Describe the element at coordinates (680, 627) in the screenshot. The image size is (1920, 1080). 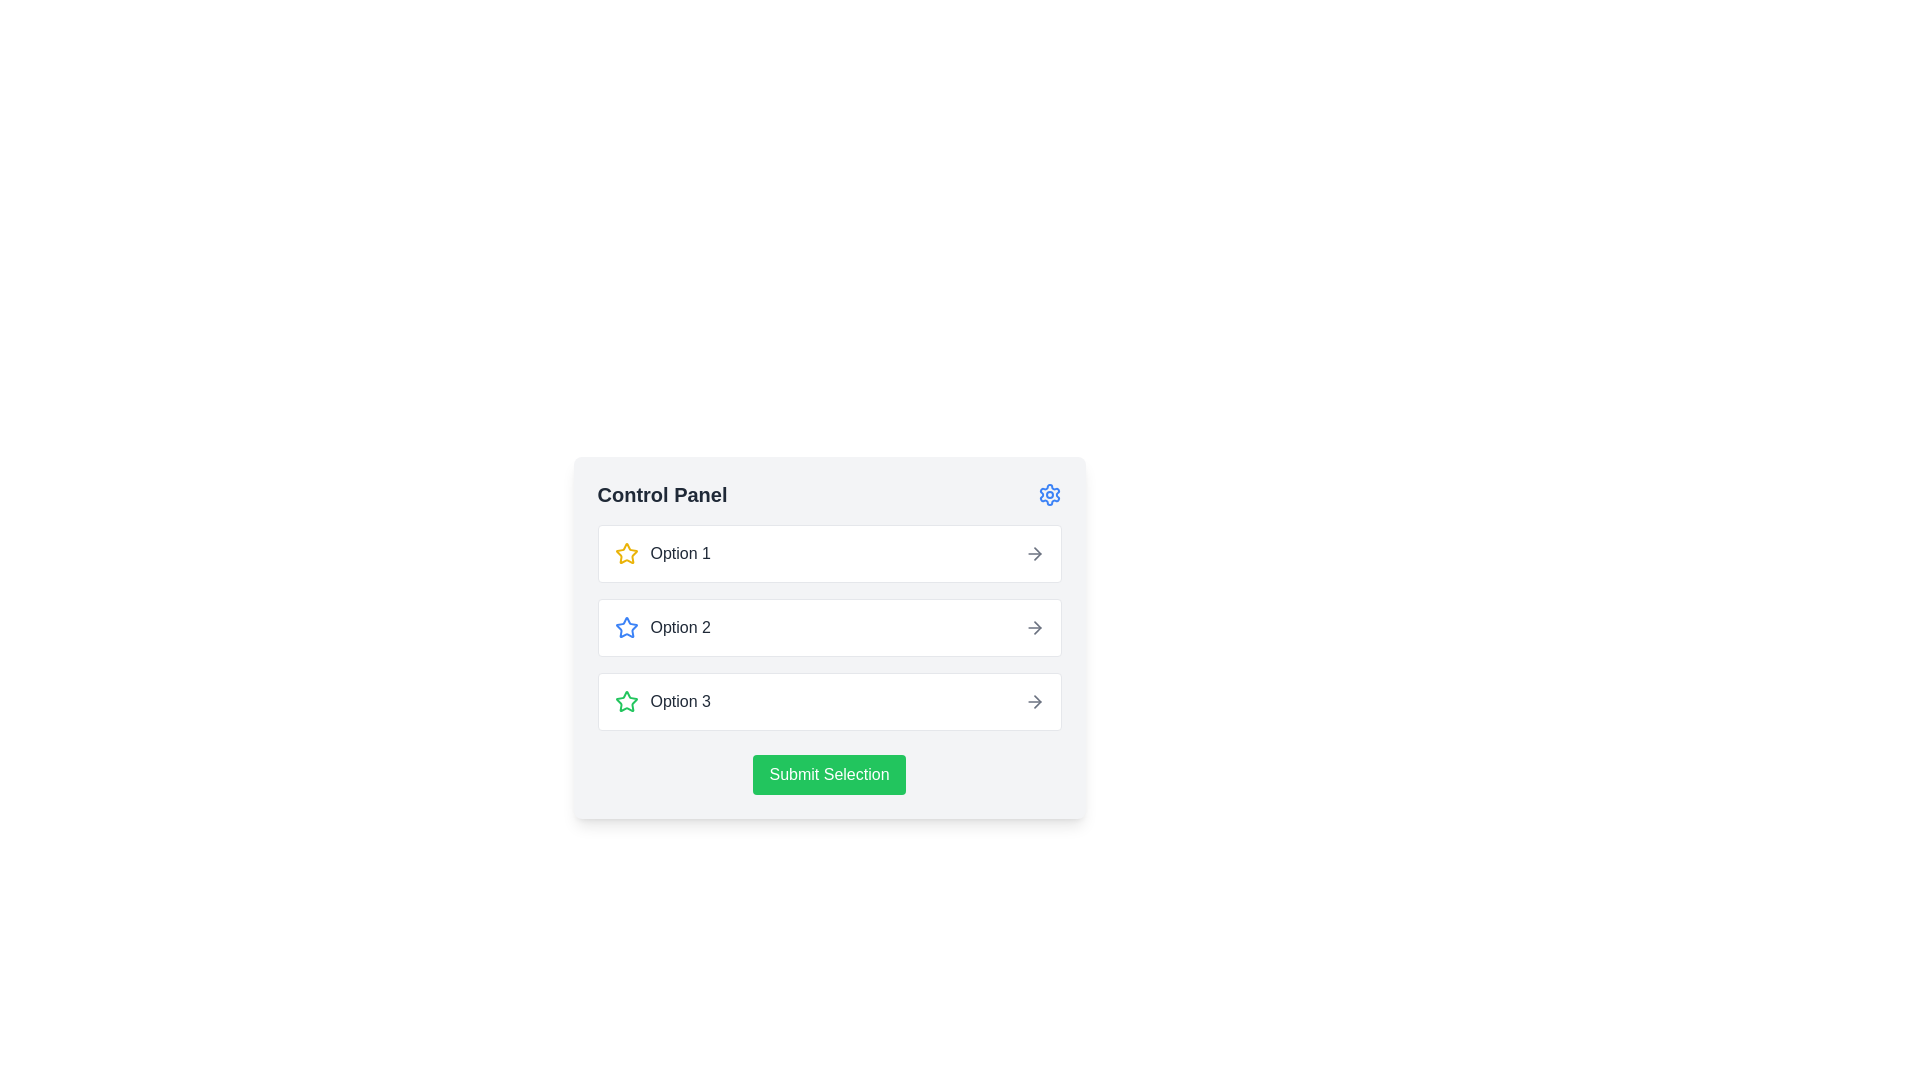
I see `text content of the text label displaying 'Option 2', which is dark gray and medium-weight, located to the right of a blue star icon in the second row of a list` at that location.